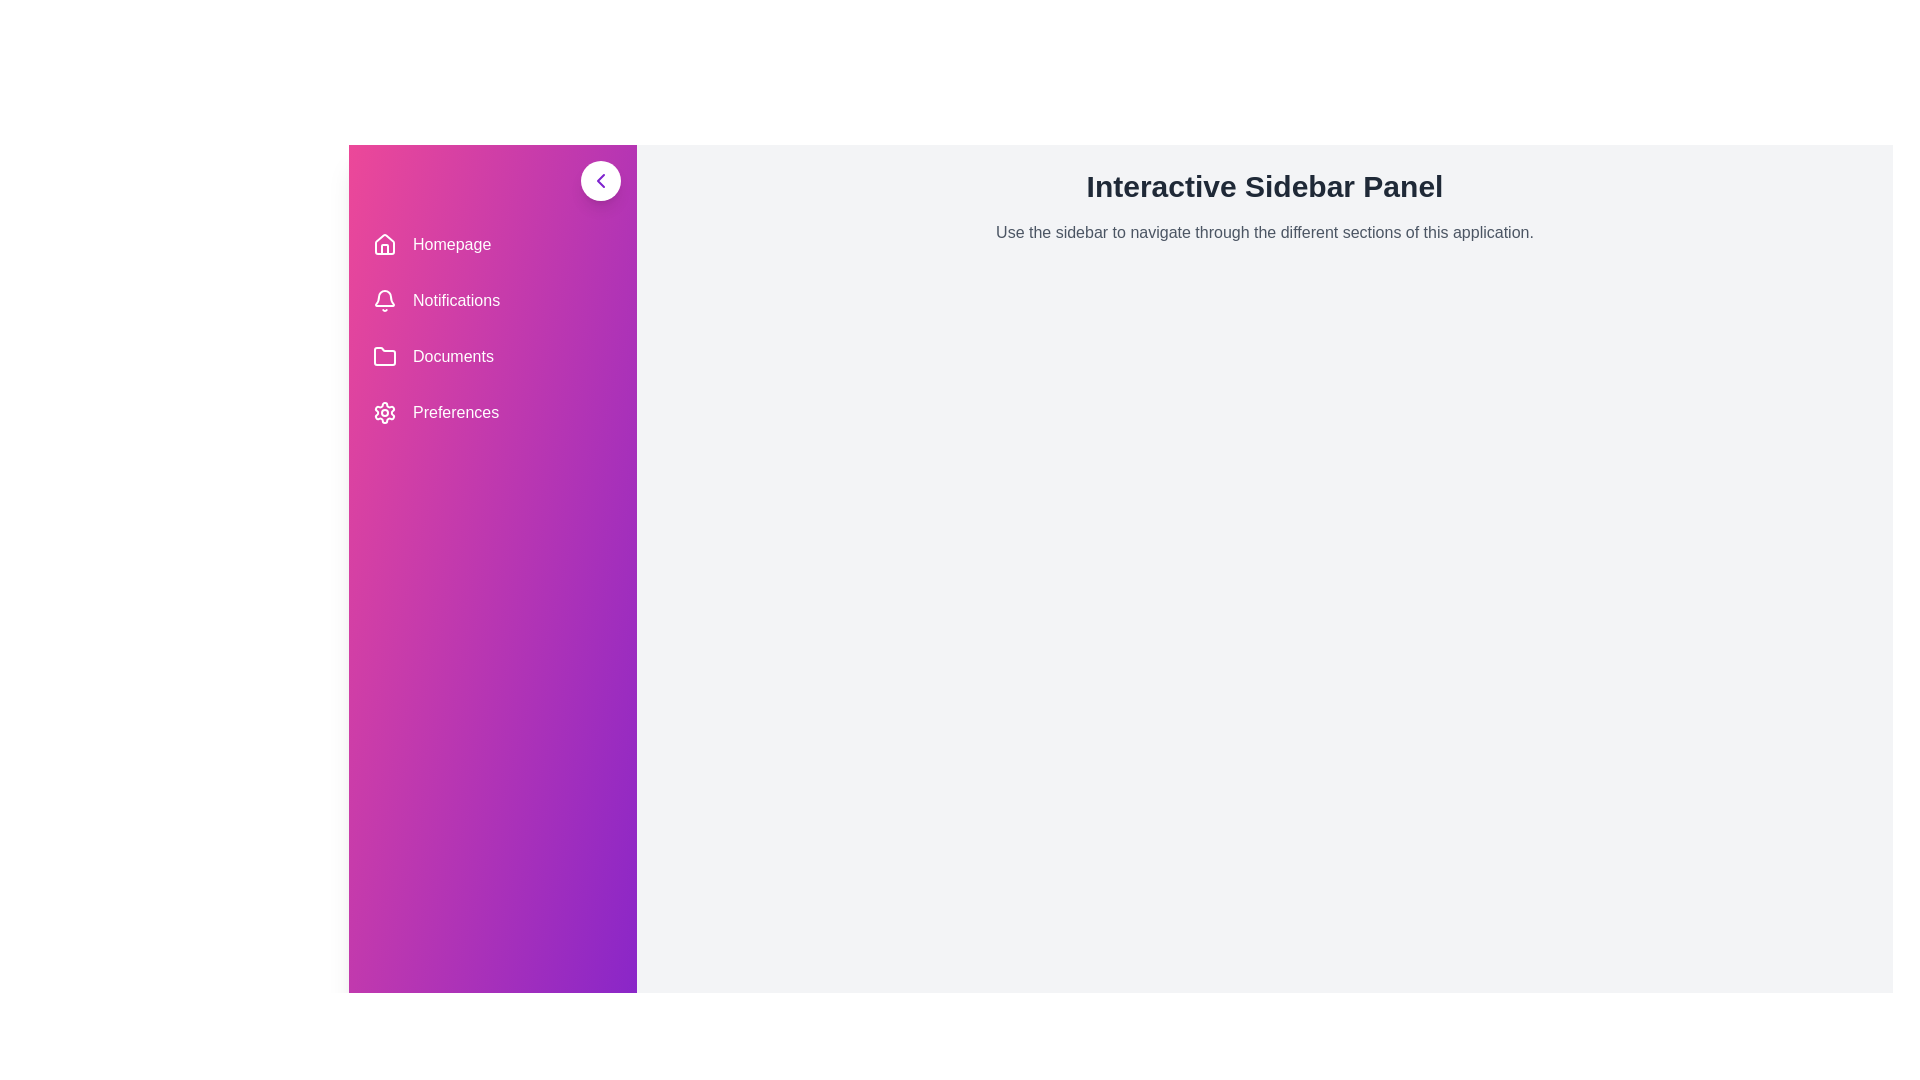 The width and height of the screenshot is (1920, 1080). What do you see at coordinates (493, 300) in the screenshot?
I see `the sidebar menu item Notifications` at bounding box center [493, 300].